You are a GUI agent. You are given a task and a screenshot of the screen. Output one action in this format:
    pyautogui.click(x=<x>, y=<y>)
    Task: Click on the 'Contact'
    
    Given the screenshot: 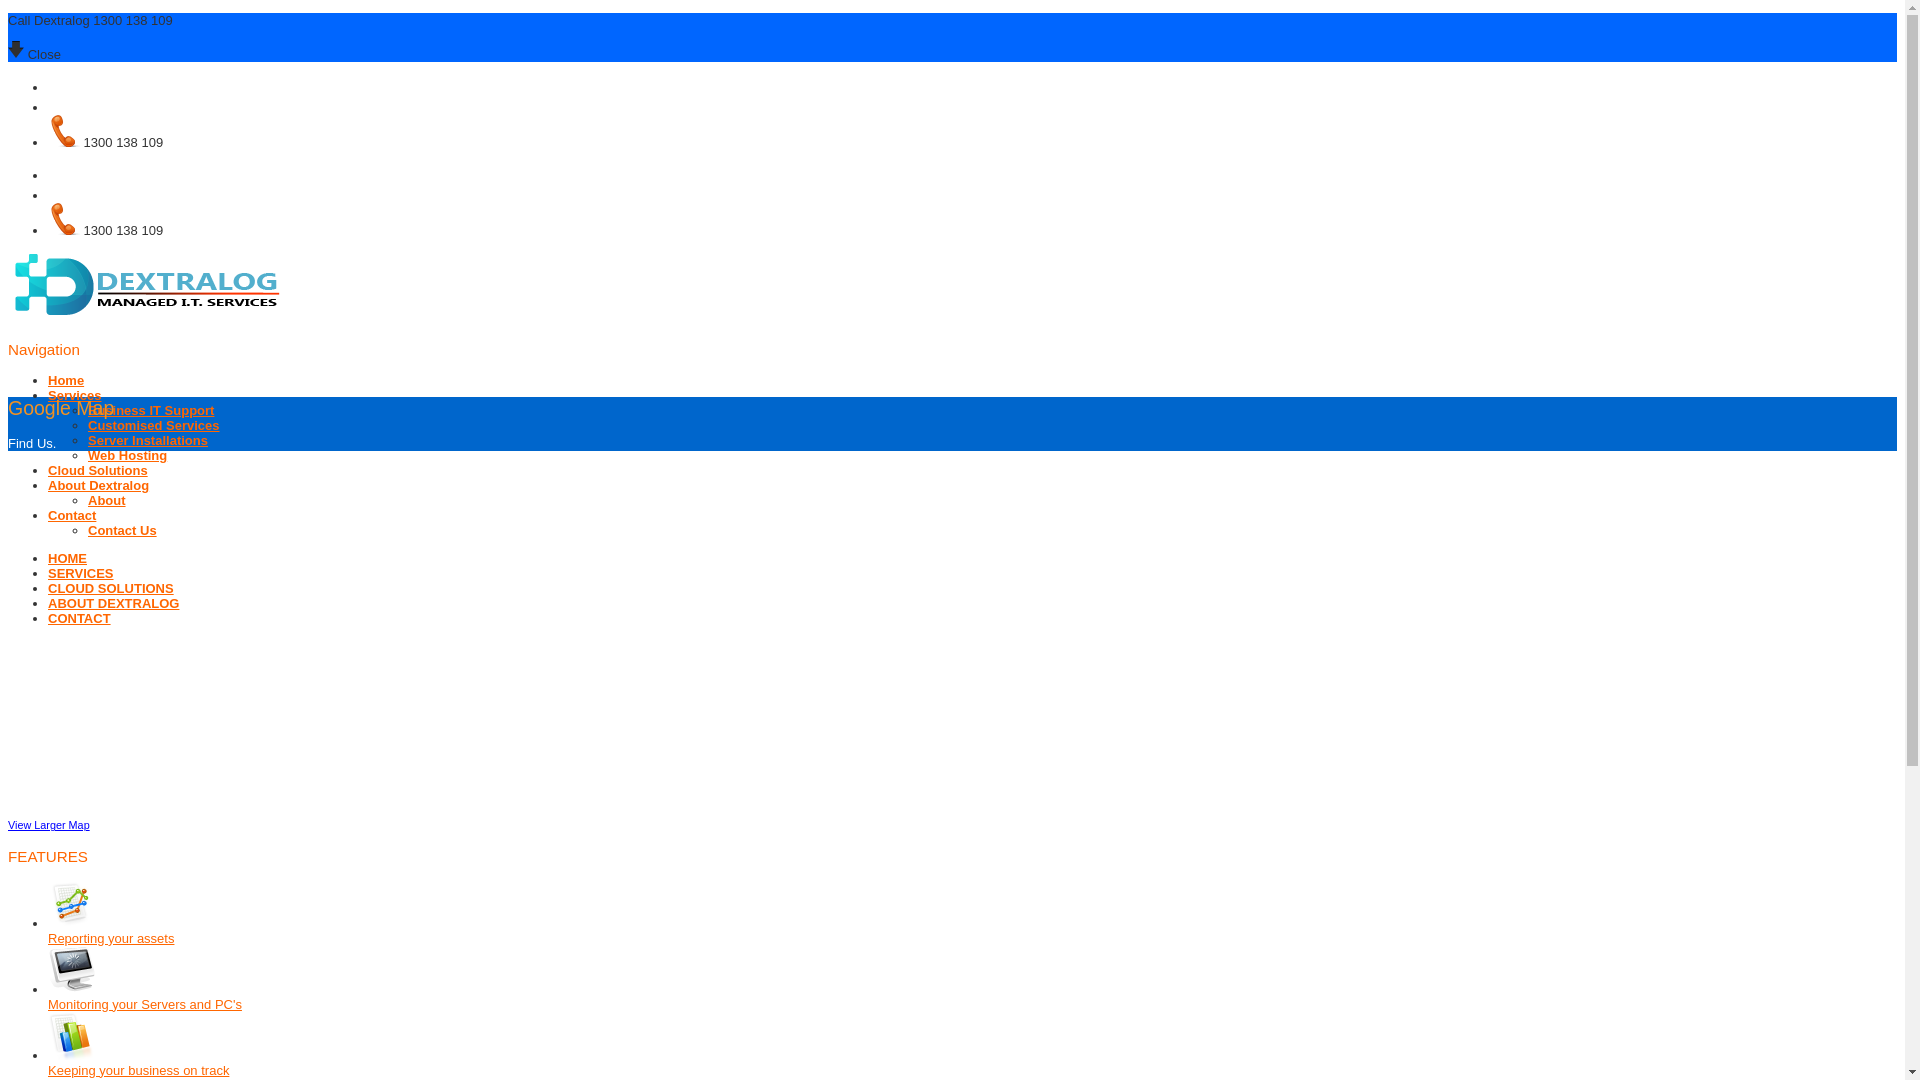 What is the action you would take?
    pyautogui.click(x=72, y=514)
    